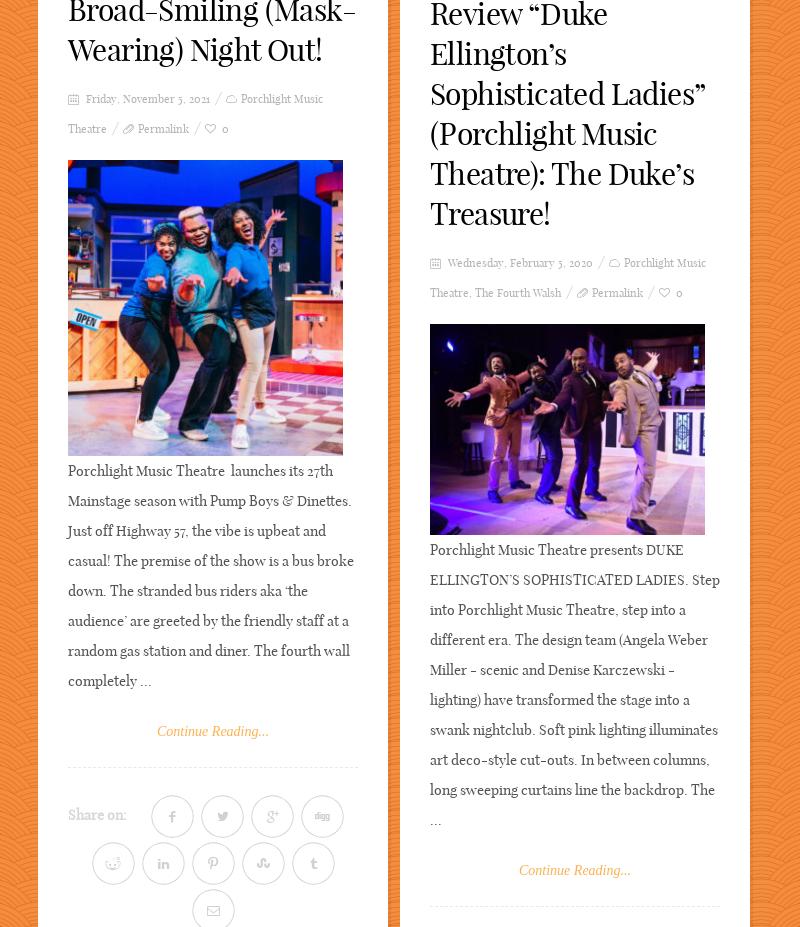 Image resolution: width=800 pixels, height=927 pixels. Describe the element at coordinates (97, 813) in the screenshot. I see `'Share on:'` at that location.